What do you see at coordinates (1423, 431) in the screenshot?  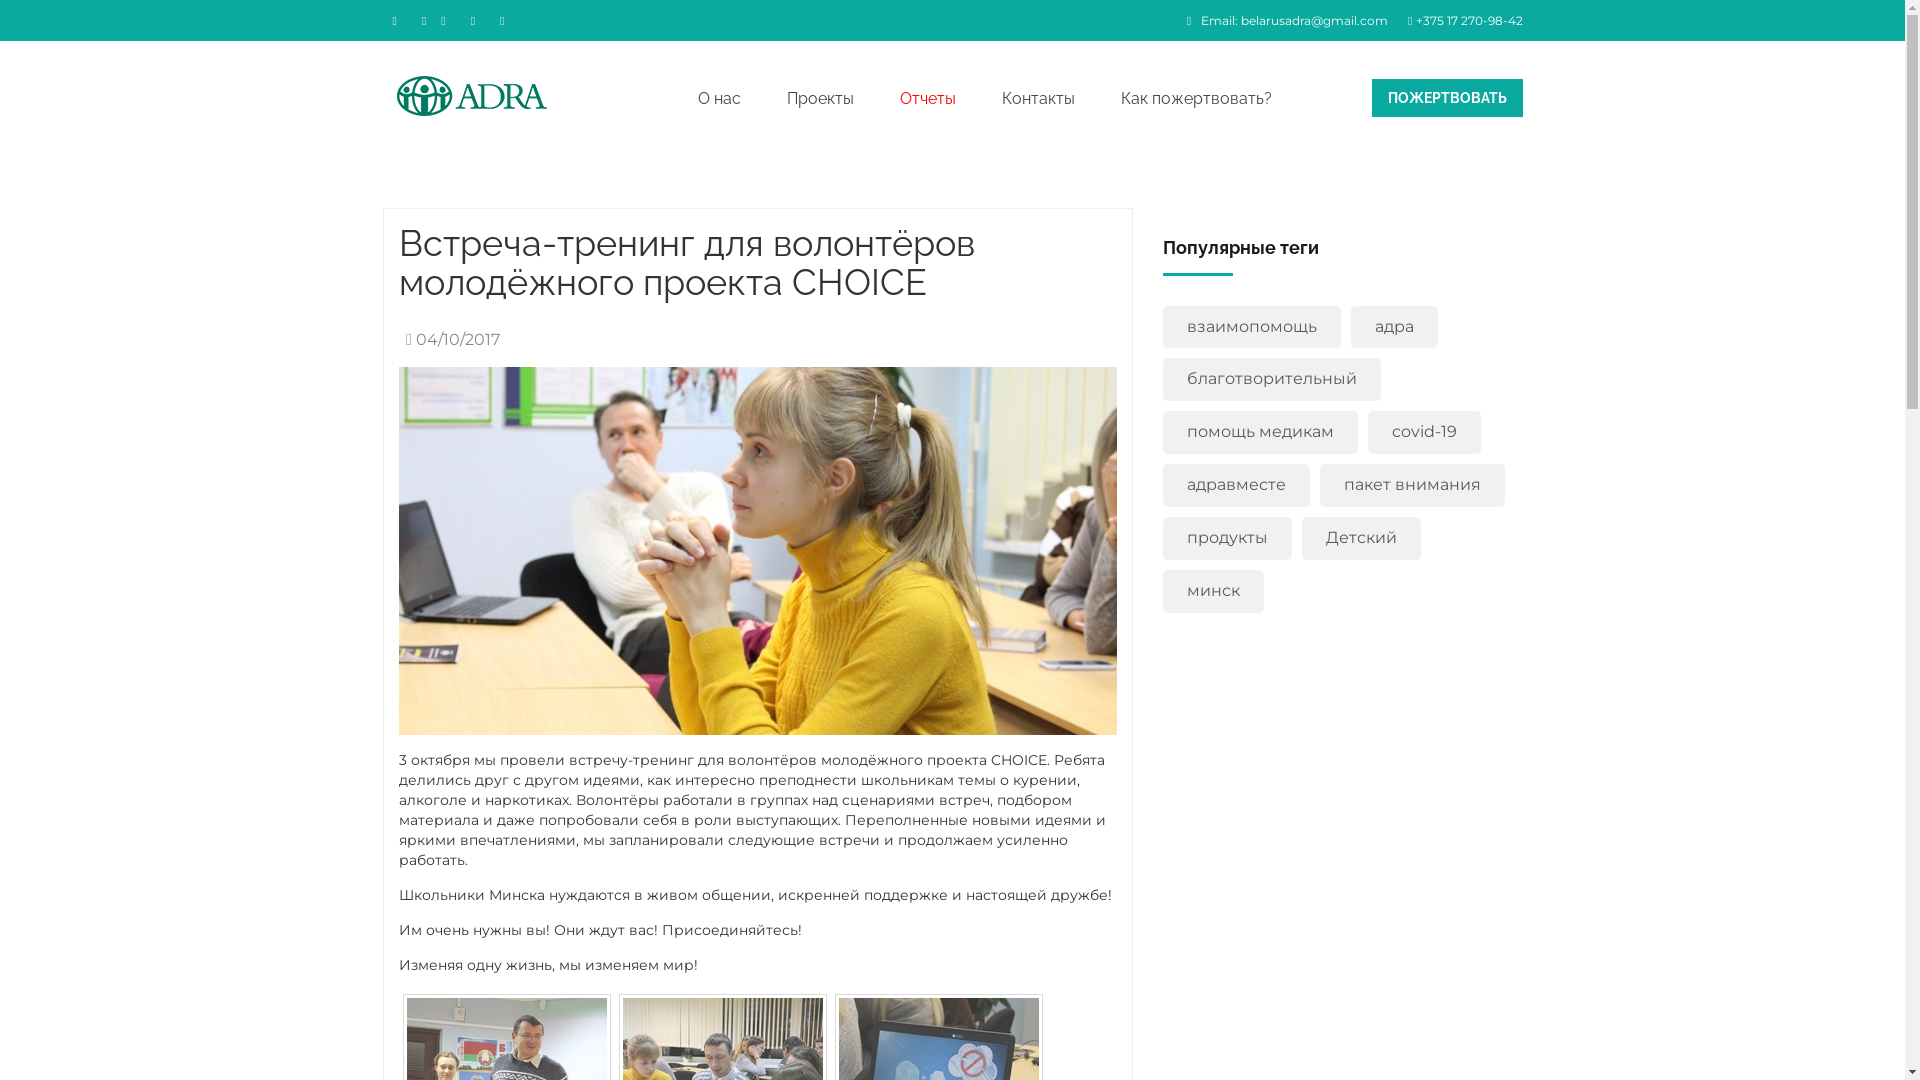 I see `'covid-19'` at bounding box center [1423, 431].